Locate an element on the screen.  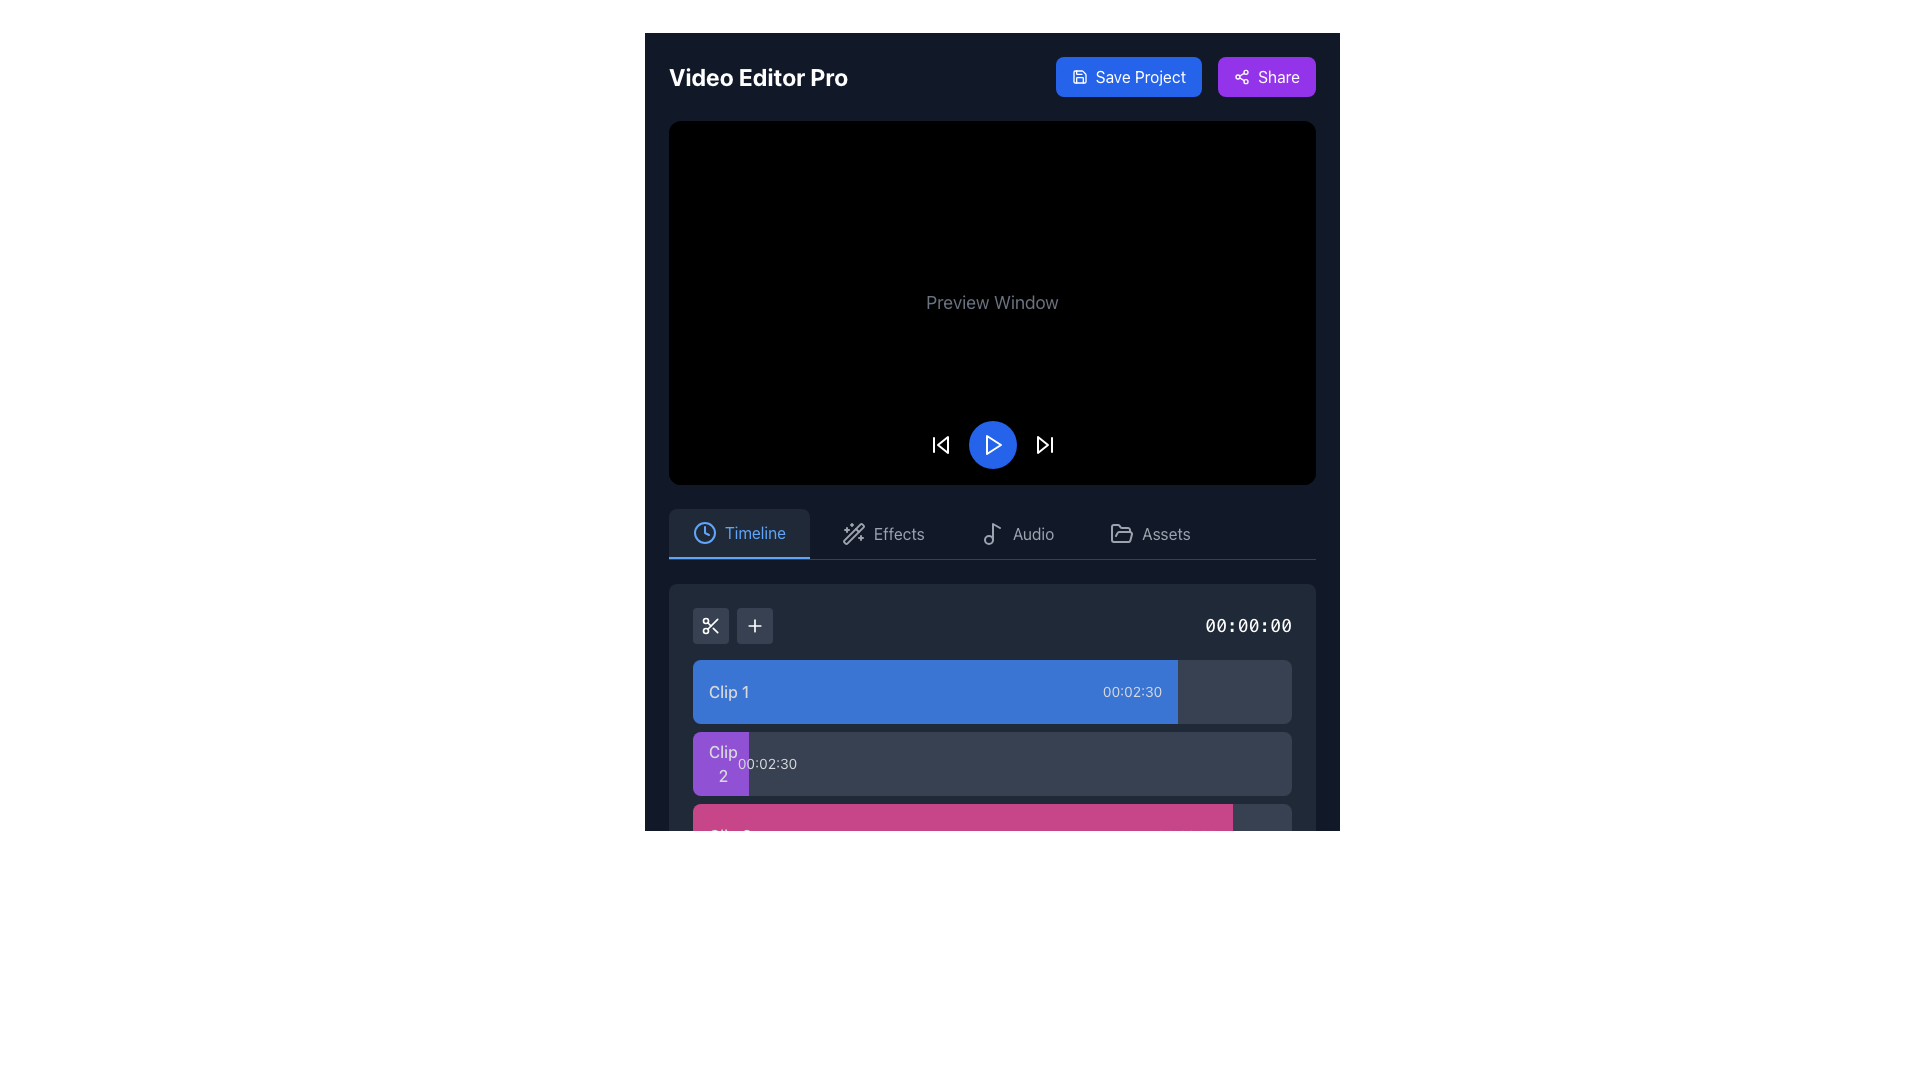
the wand icon with sparkles located in the toolbar beneath the preview window is located at coordinates (854, 532).